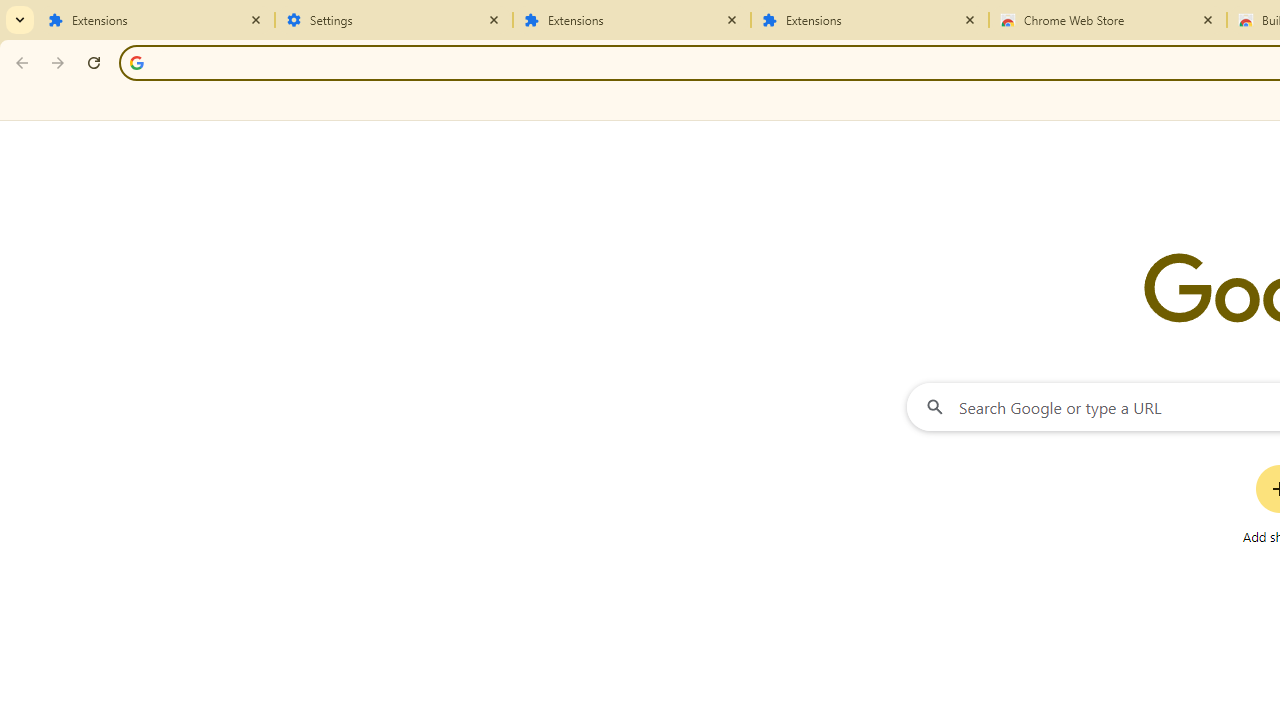 The image size is (1280, 720). Describe the element at coordinates (1107, 20) in the screenshot. I see `'Chrome Web Store'` at that location.